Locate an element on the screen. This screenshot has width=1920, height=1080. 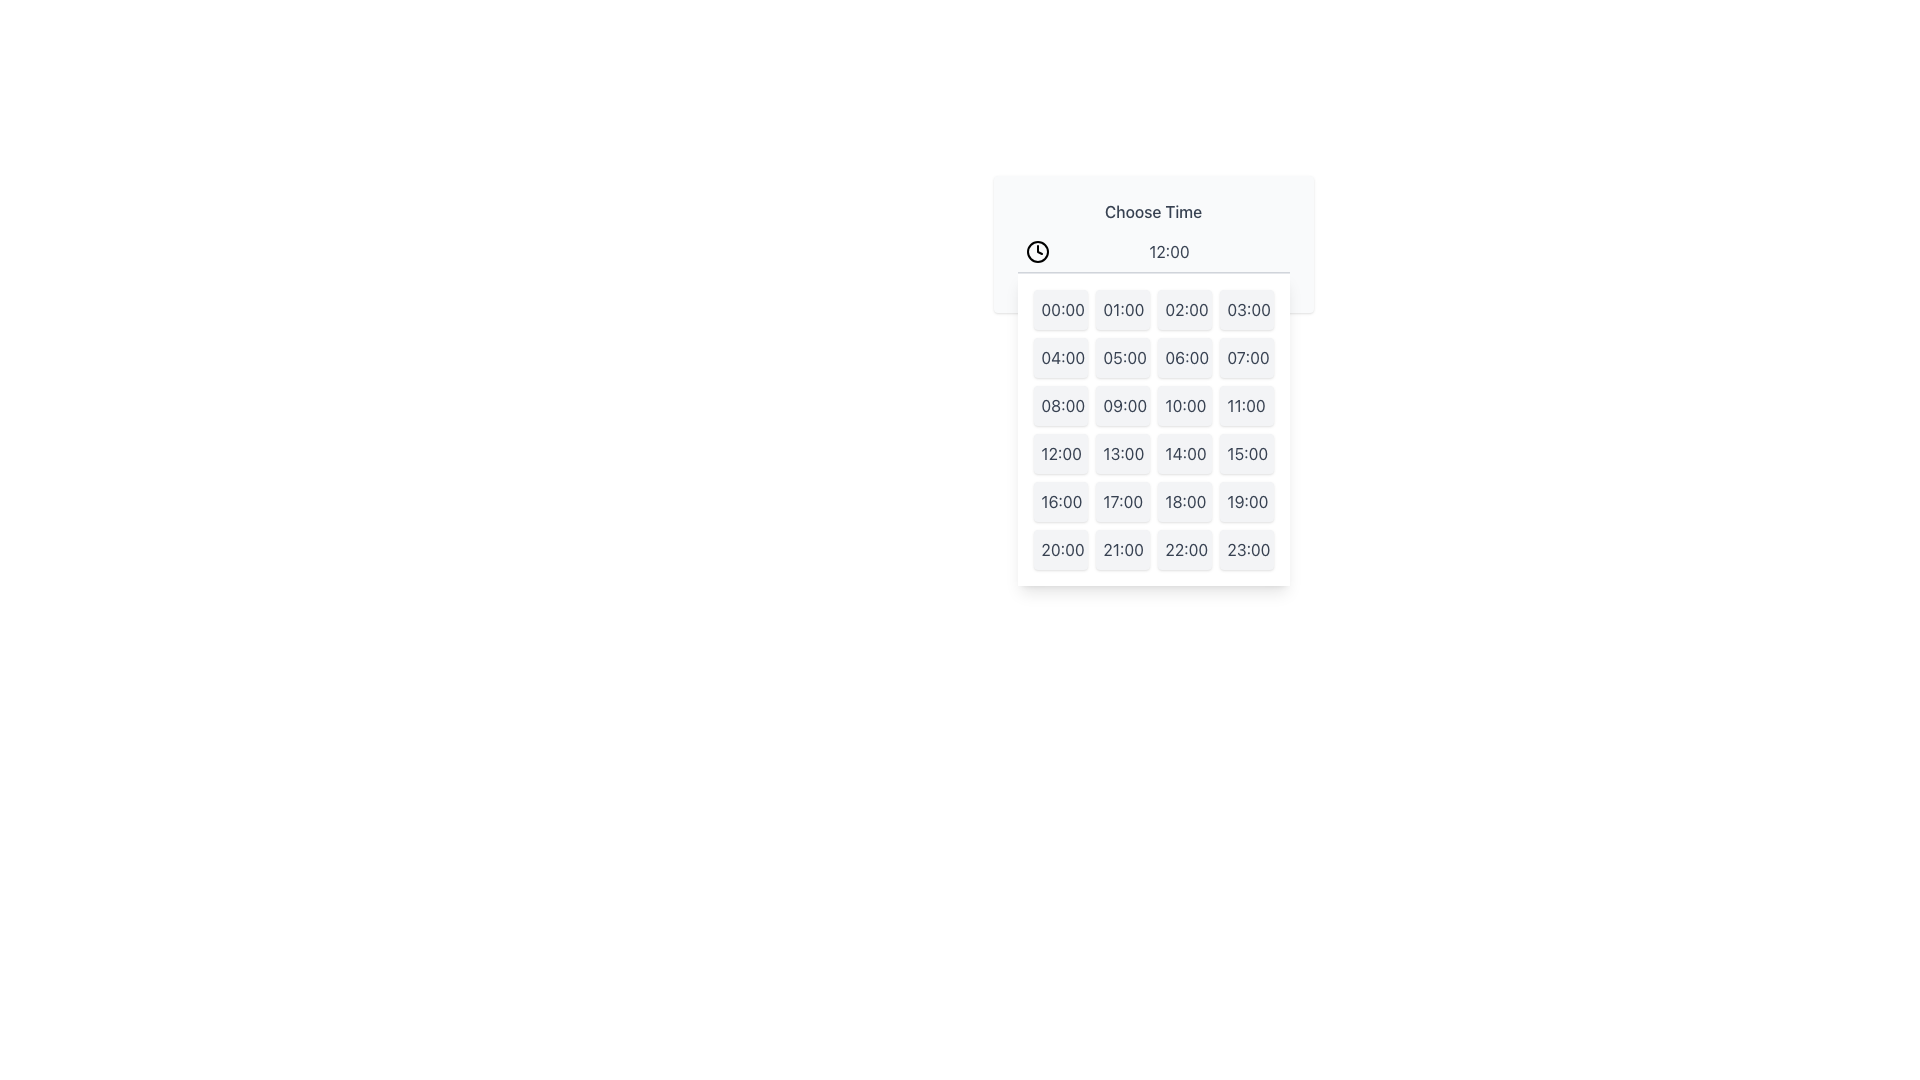
the second button in the first row of the time picker interface is located at coordinates (1122, 309).